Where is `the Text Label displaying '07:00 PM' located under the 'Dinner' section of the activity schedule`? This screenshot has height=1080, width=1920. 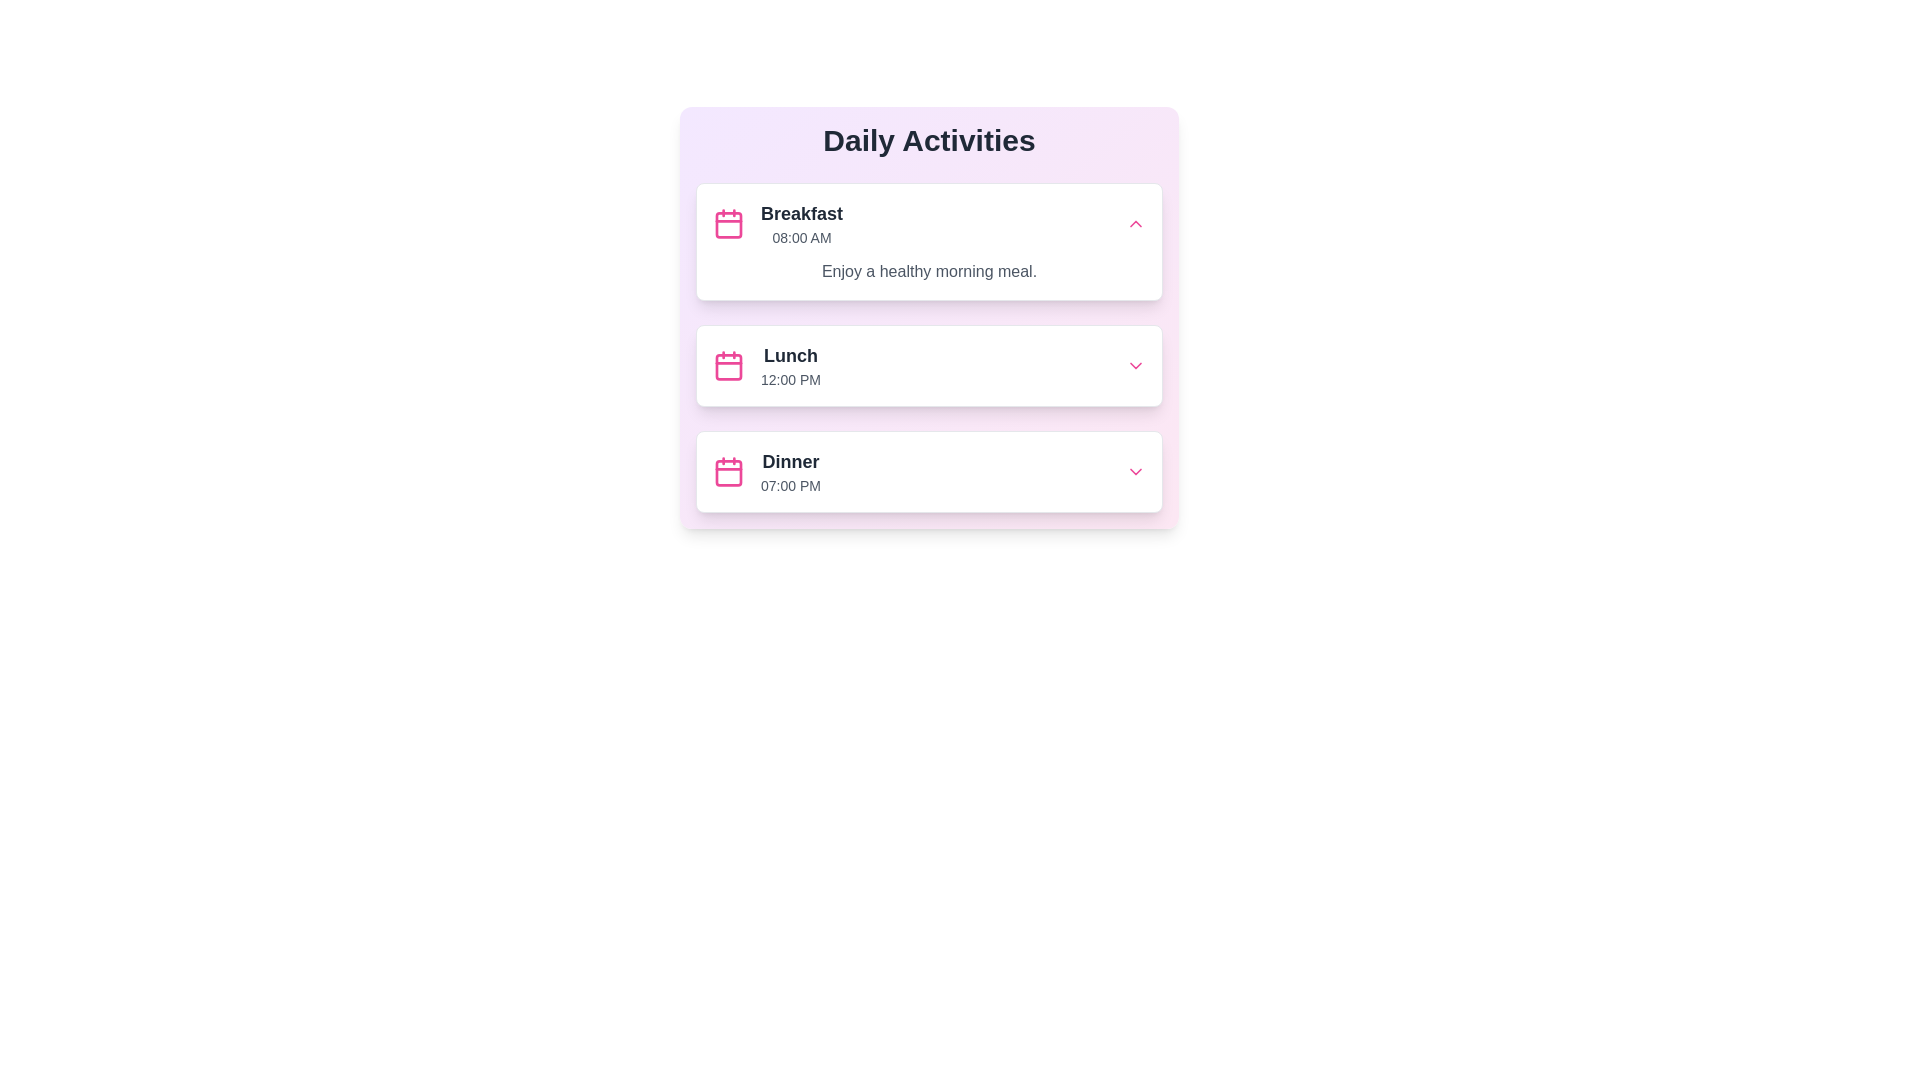 the Text Label displaying '07:00 PM' located under the 'Dinner' section of the activity schedule is located at coordinates (790, 486).